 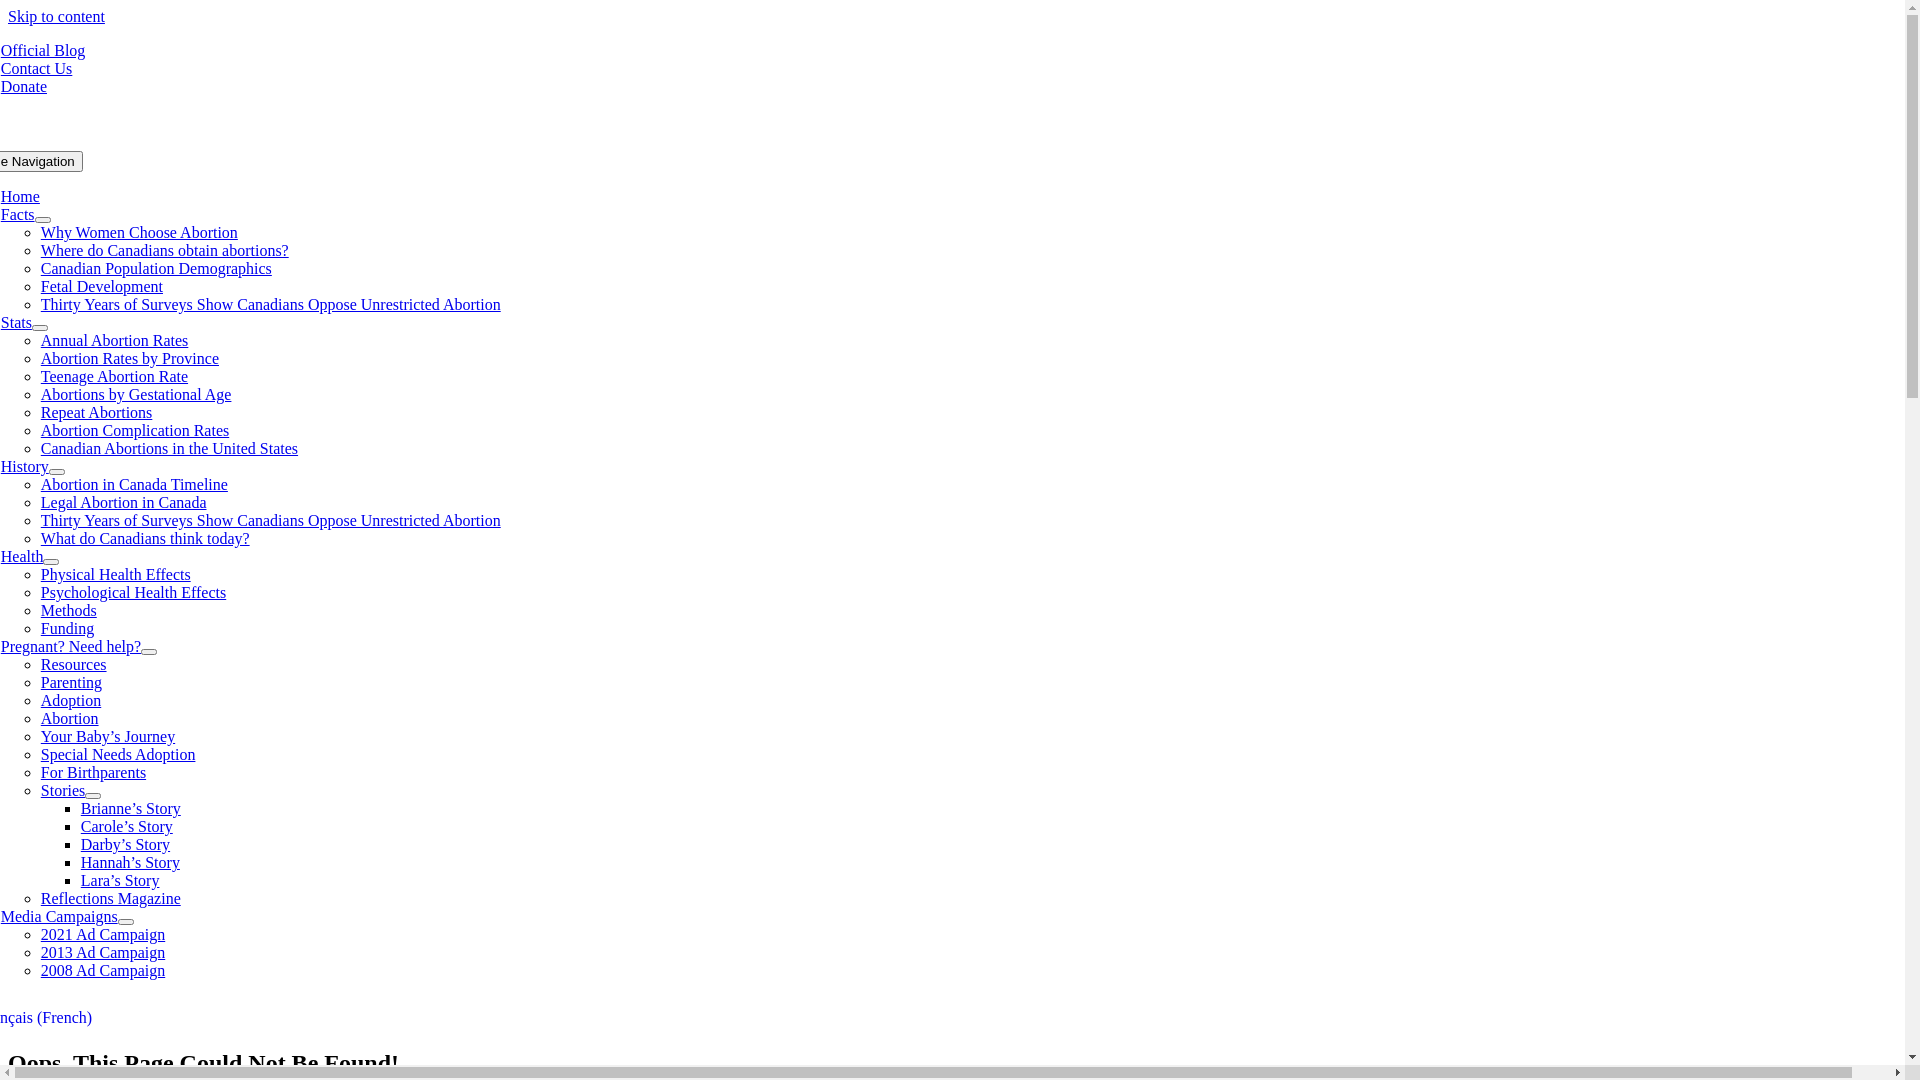 What do you see at coordinates (144, 537) in the screenshot?
I see `'What do Canadians think today?'` at bounding box center [144, 537].